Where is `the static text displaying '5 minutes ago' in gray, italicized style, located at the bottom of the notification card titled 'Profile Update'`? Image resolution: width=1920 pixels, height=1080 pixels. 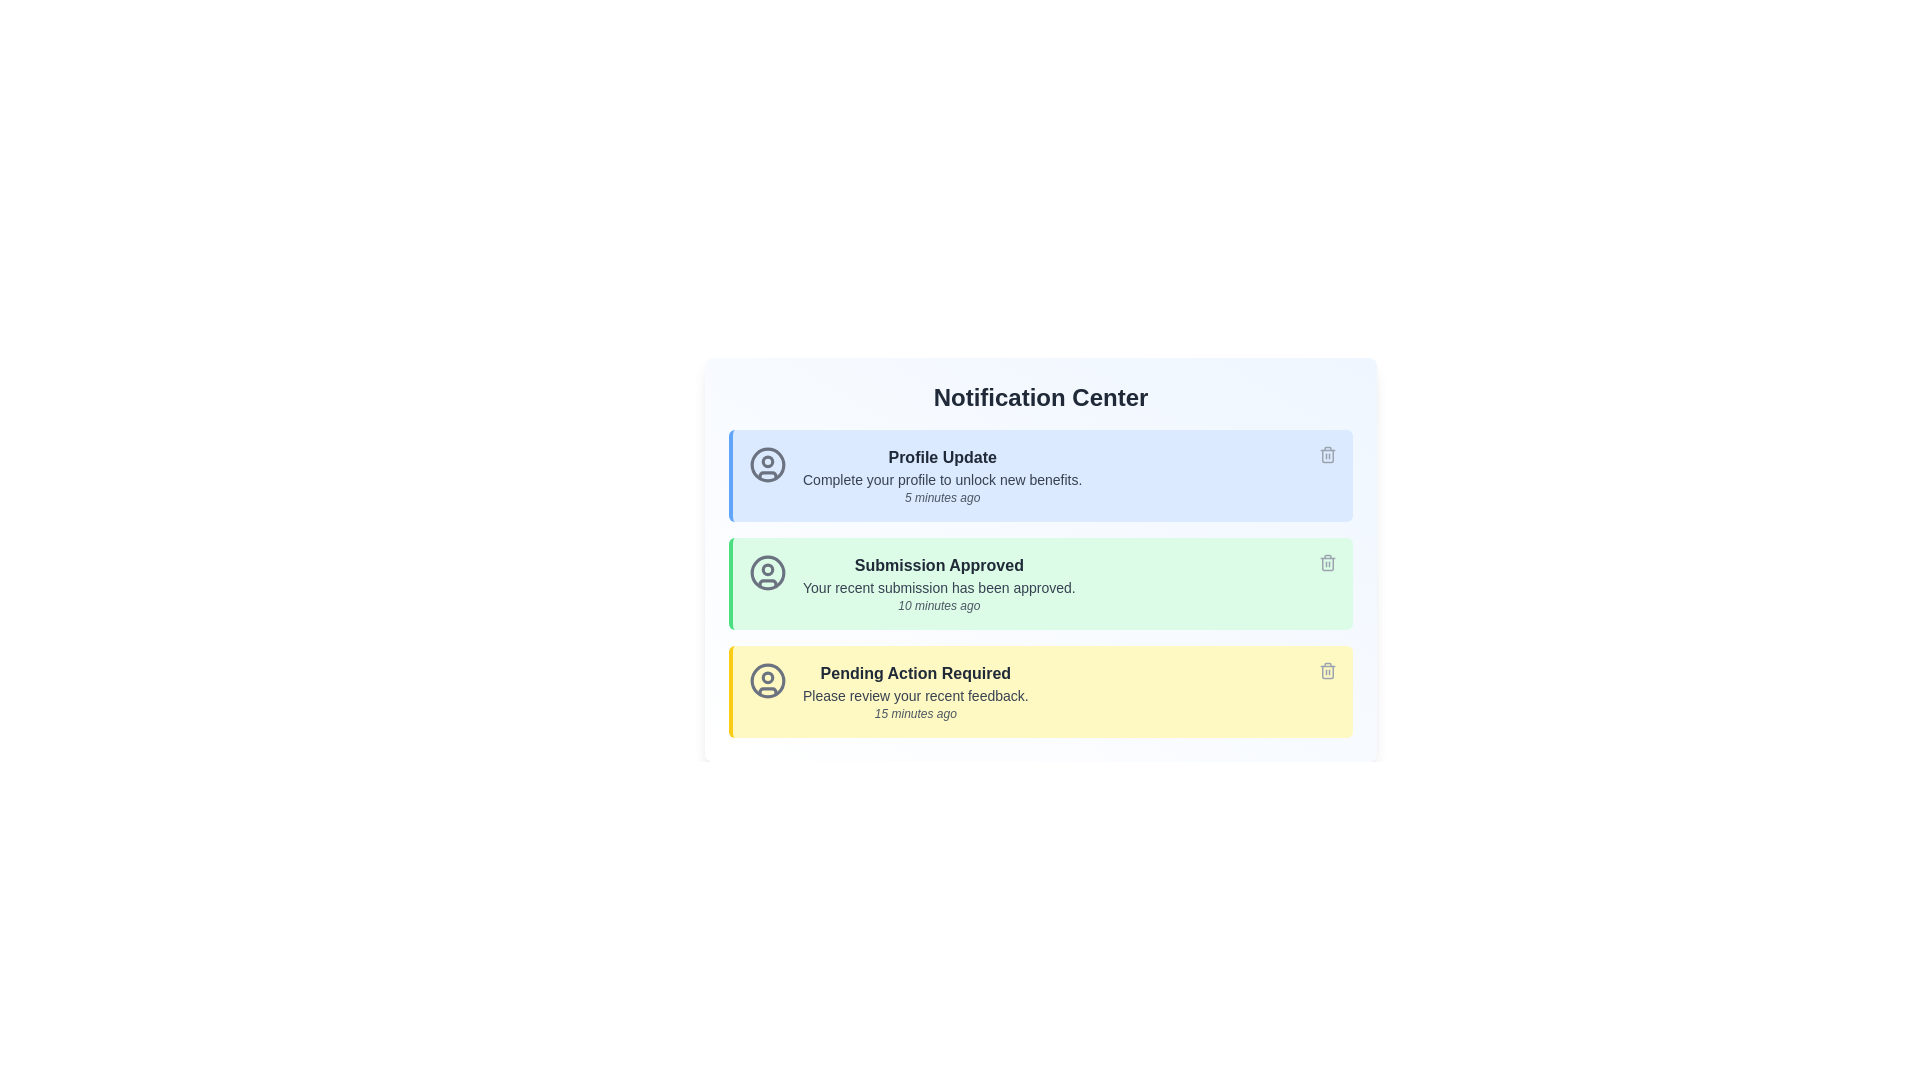
the static text displaying '5 minutes ago' in gray, italicized style, located at the bottom of the notification card titled 'Profile Update' is located at coordinates (941, 496).